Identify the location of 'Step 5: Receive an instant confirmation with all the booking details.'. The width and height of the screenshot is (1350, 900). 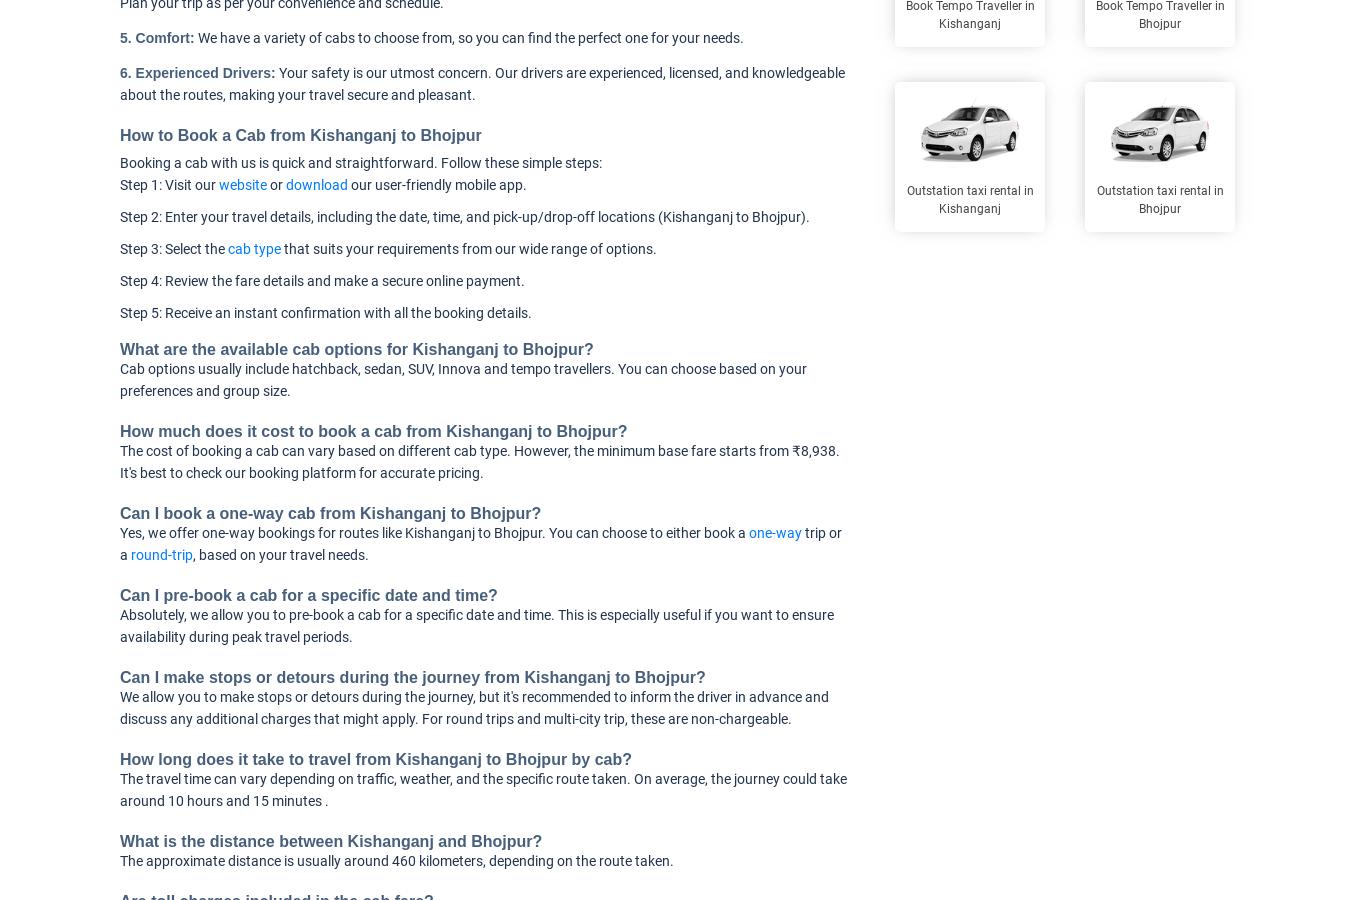
(325, 312).